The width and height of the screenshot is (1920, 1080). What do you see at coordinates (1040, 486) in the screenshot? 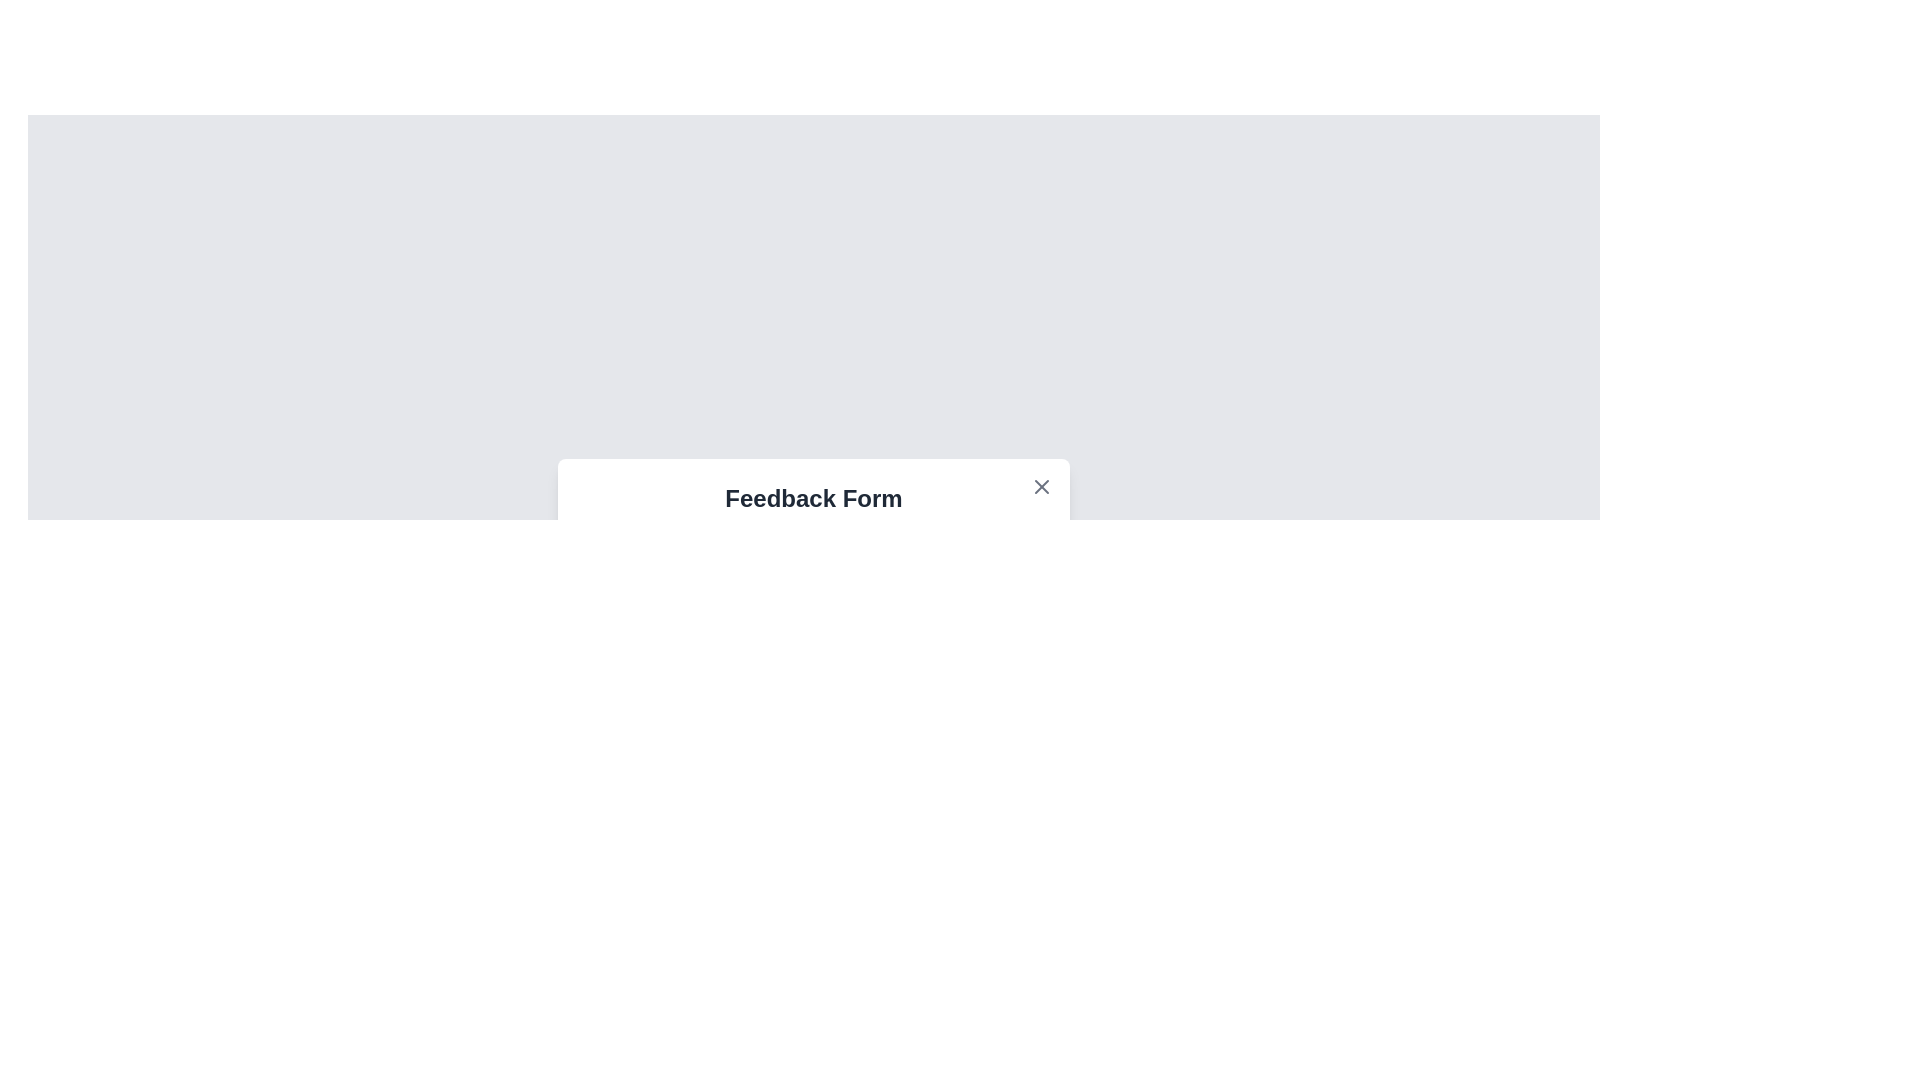
I see `the close icon located at the top right corner of the feedback form modal, adjacent to the 'Feedback Form' text` at bounding box center [1040, 486].